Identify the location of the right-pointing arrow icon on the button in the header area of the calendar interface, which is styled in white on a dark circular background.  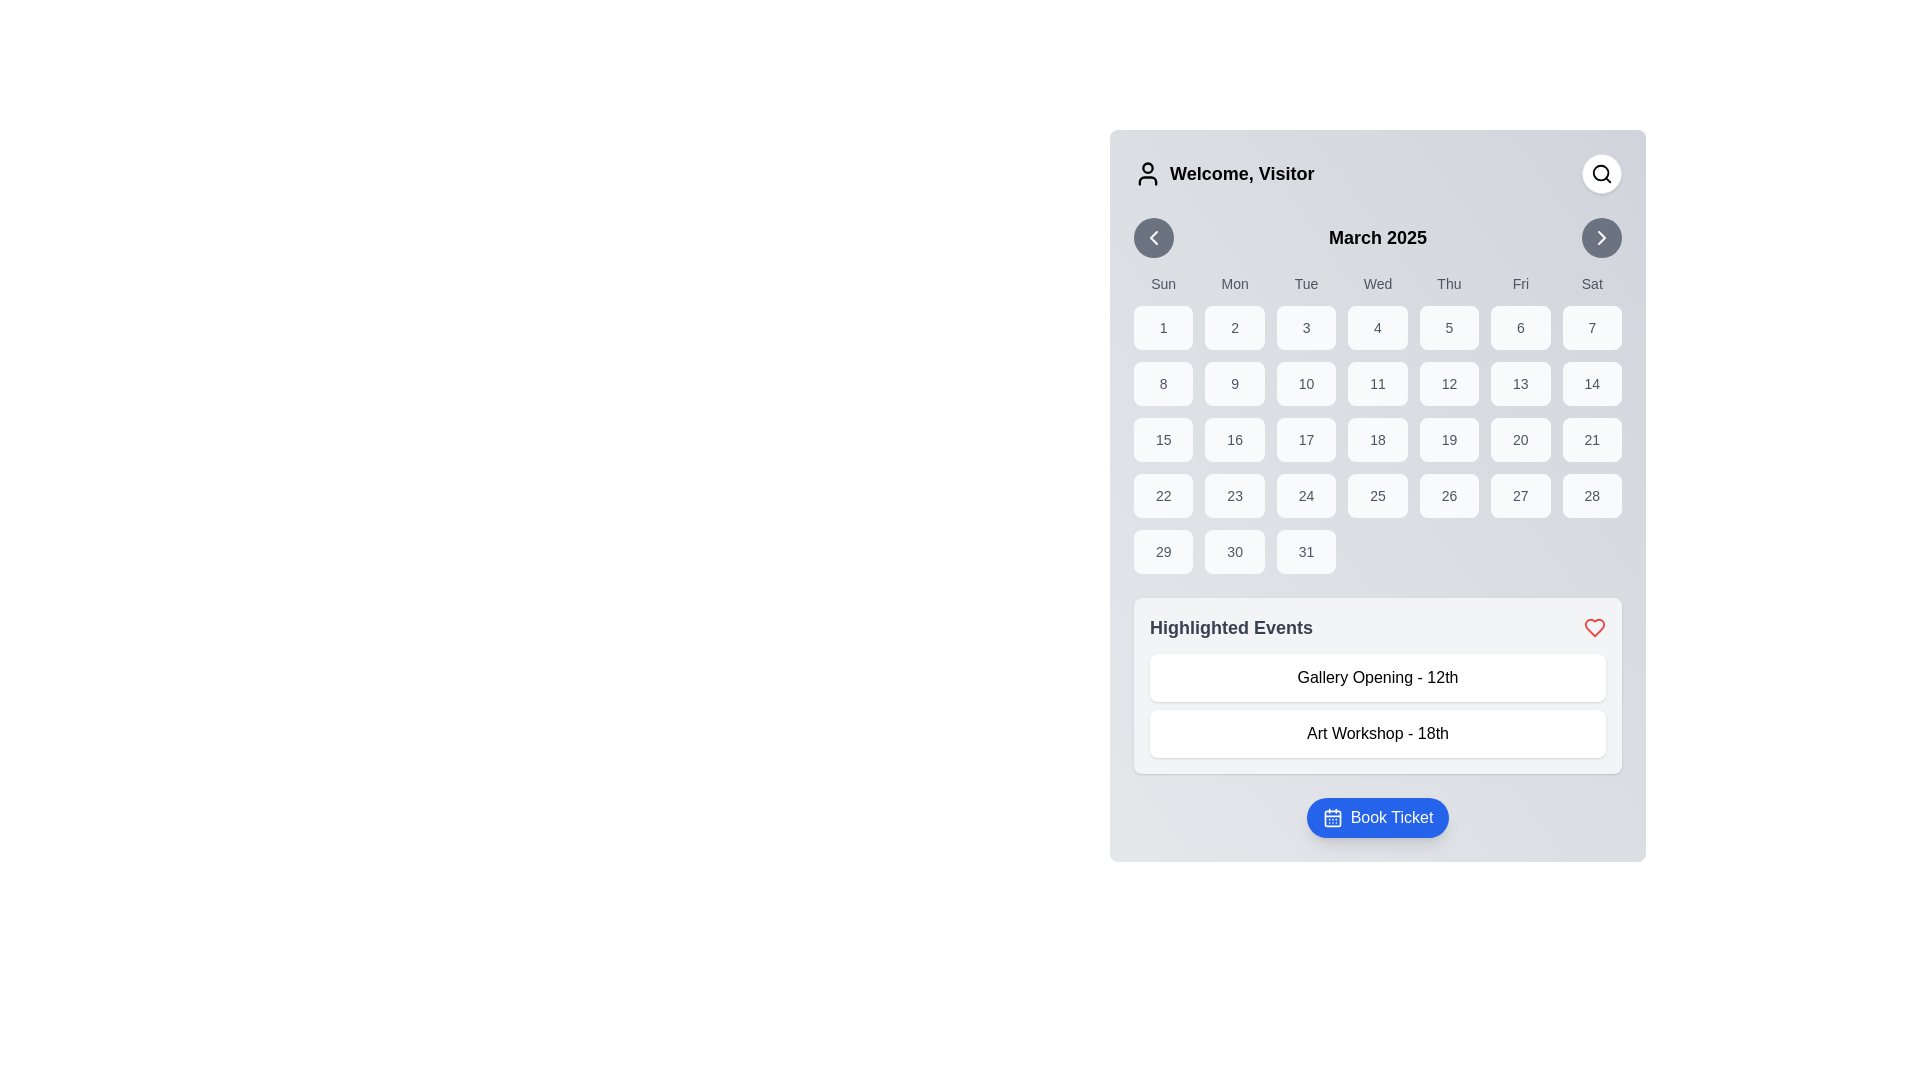
(1602, 237).